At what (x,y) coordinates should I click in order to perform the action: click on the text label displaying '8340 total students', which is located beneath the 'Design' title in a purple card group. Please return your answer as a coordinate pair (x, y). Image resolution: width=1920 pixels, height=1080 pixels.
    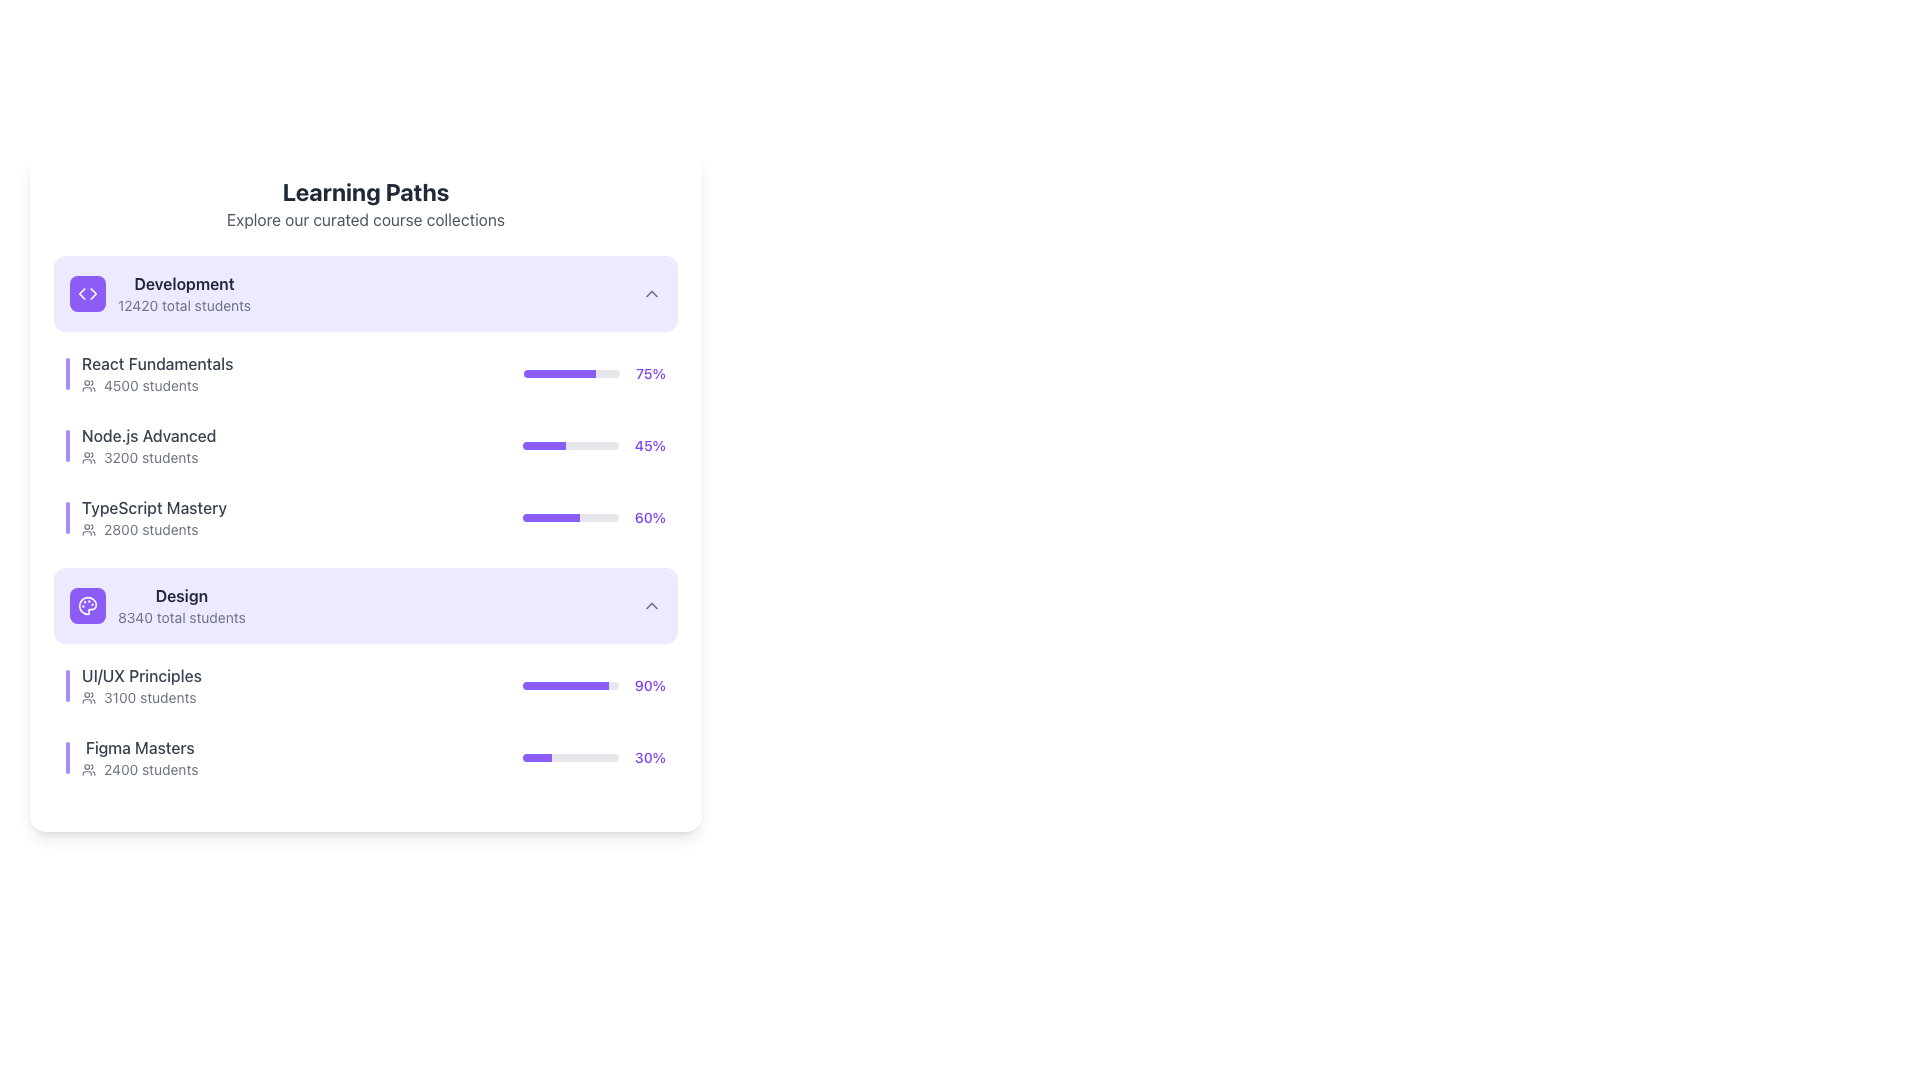
    Looking at the image, I should click on (181, 616).